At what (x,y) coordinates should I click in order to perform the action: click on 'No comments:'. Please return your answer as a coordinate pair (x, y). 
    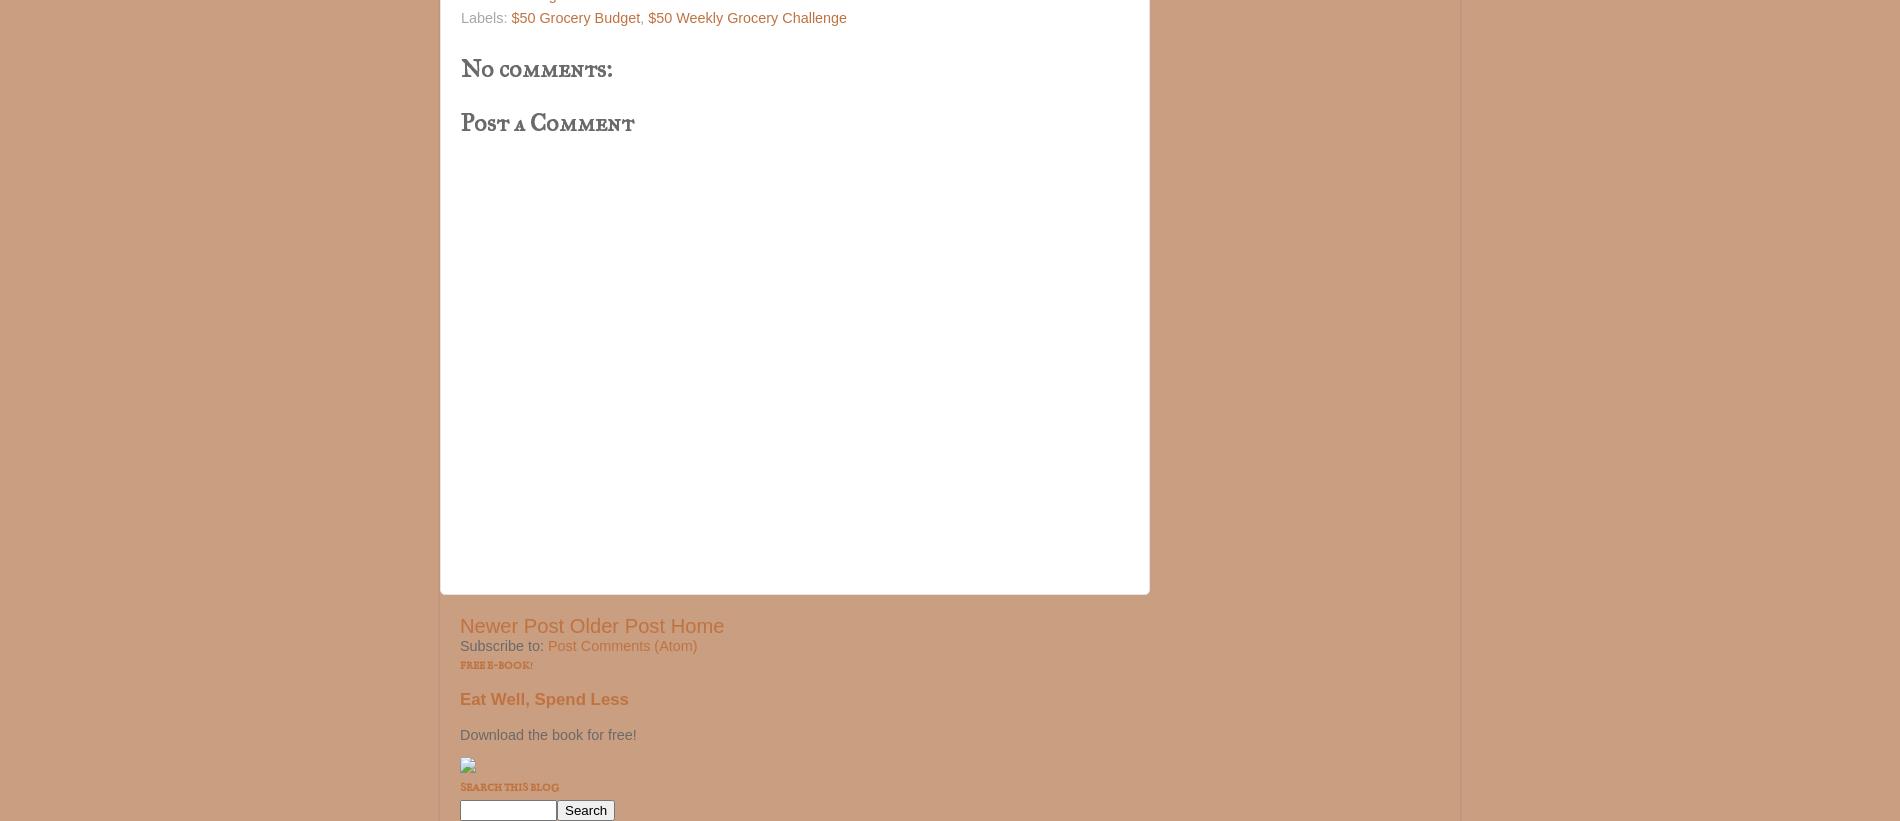
    Looking at the image, I should click on (536, 67).